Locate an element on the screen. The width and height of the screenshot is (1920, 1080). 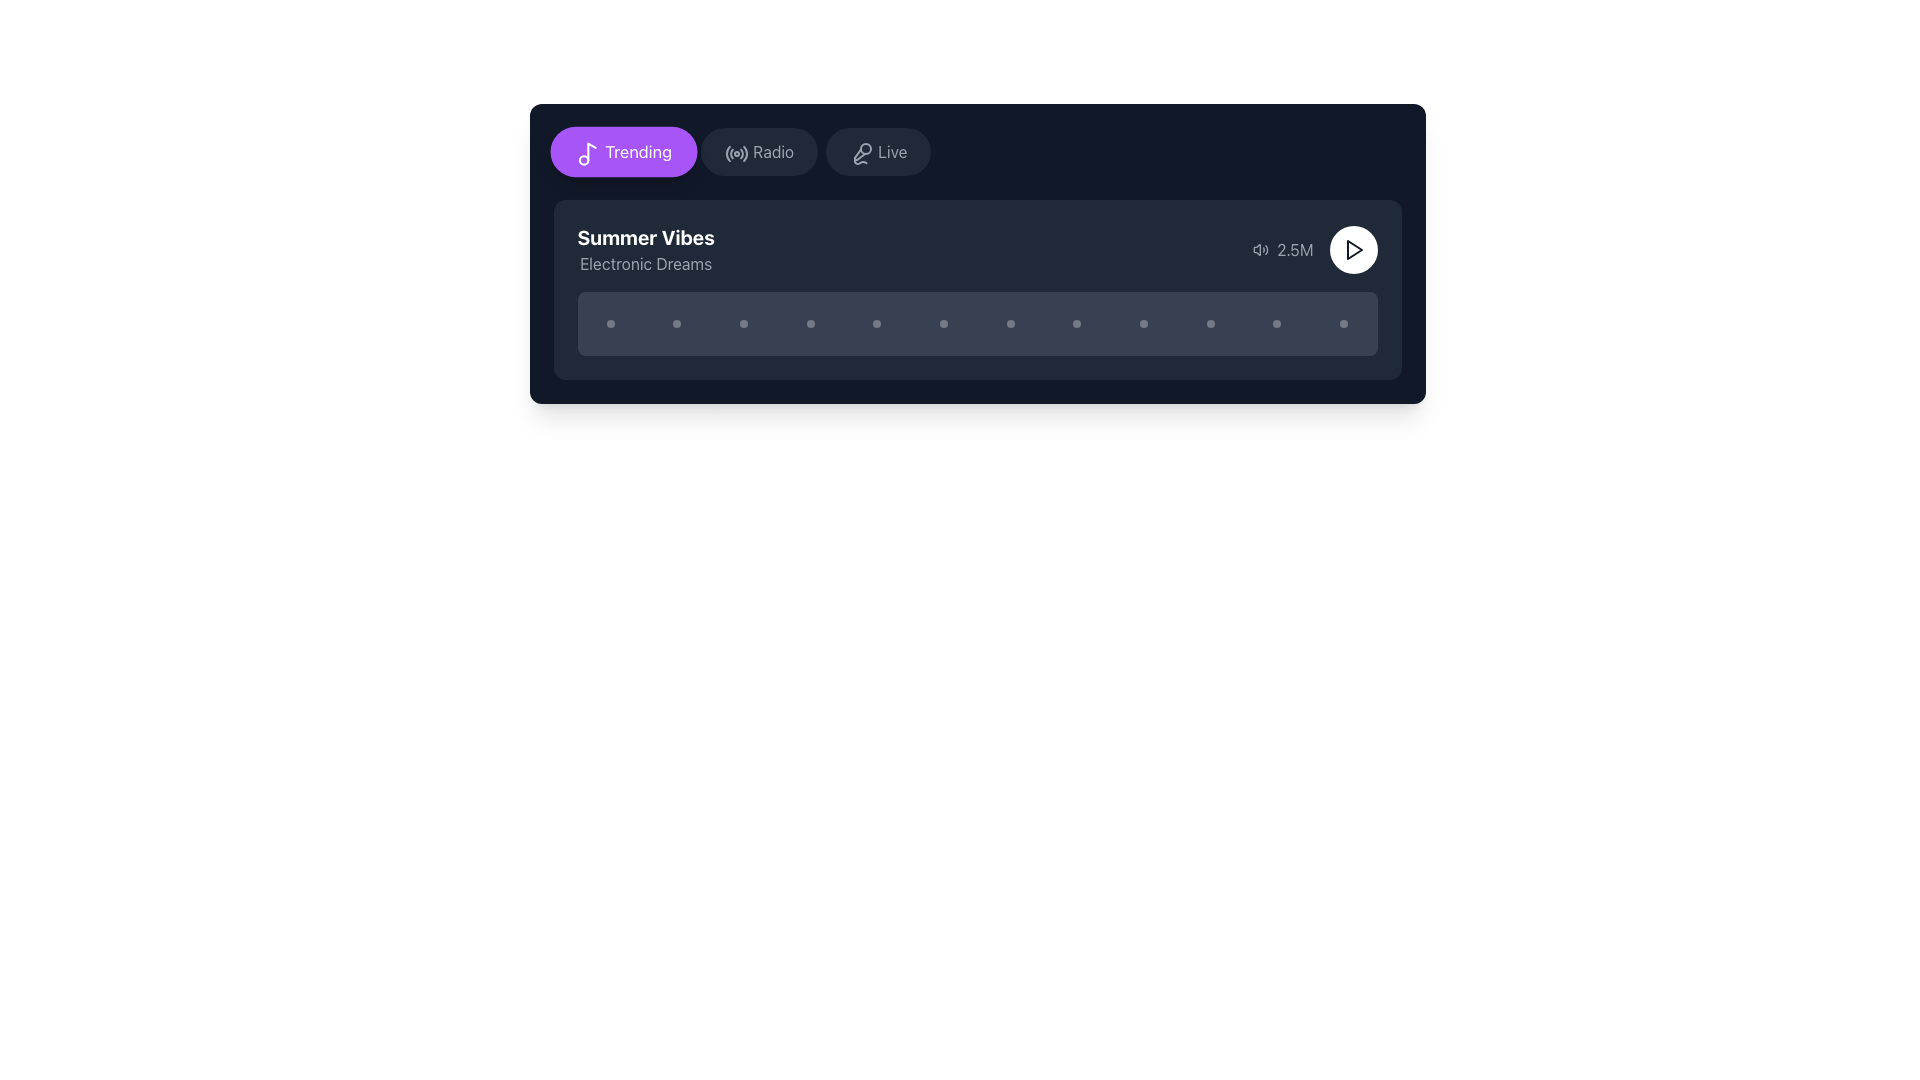
the 'Radio' button, which is the middle option among three buttons labeled 'Trending', 'Radio', and 'Live', featuring a dark background and light-colored text is located at coordinates (772, 150).